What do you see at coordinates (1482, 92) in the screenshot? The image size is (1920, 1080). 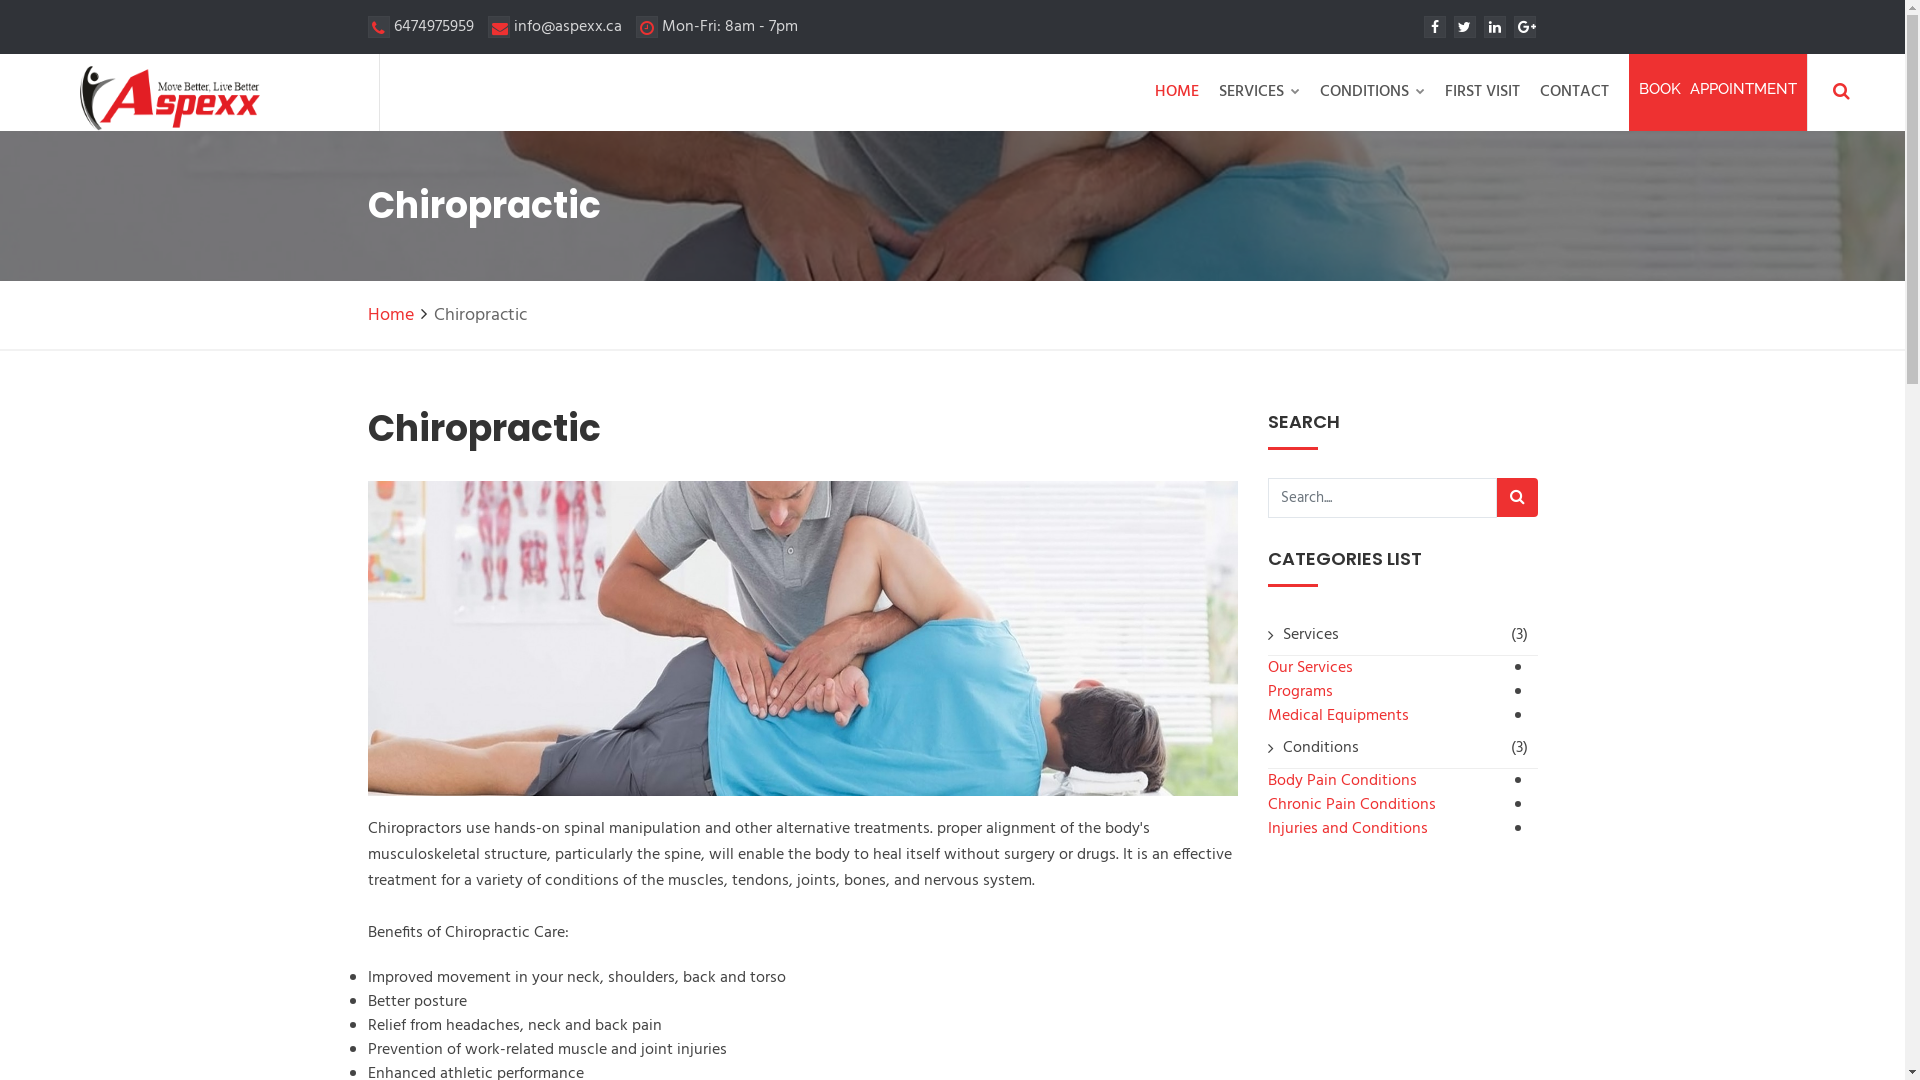 I see `'FIRST VISIT'` at bounding box center [1482, 92].